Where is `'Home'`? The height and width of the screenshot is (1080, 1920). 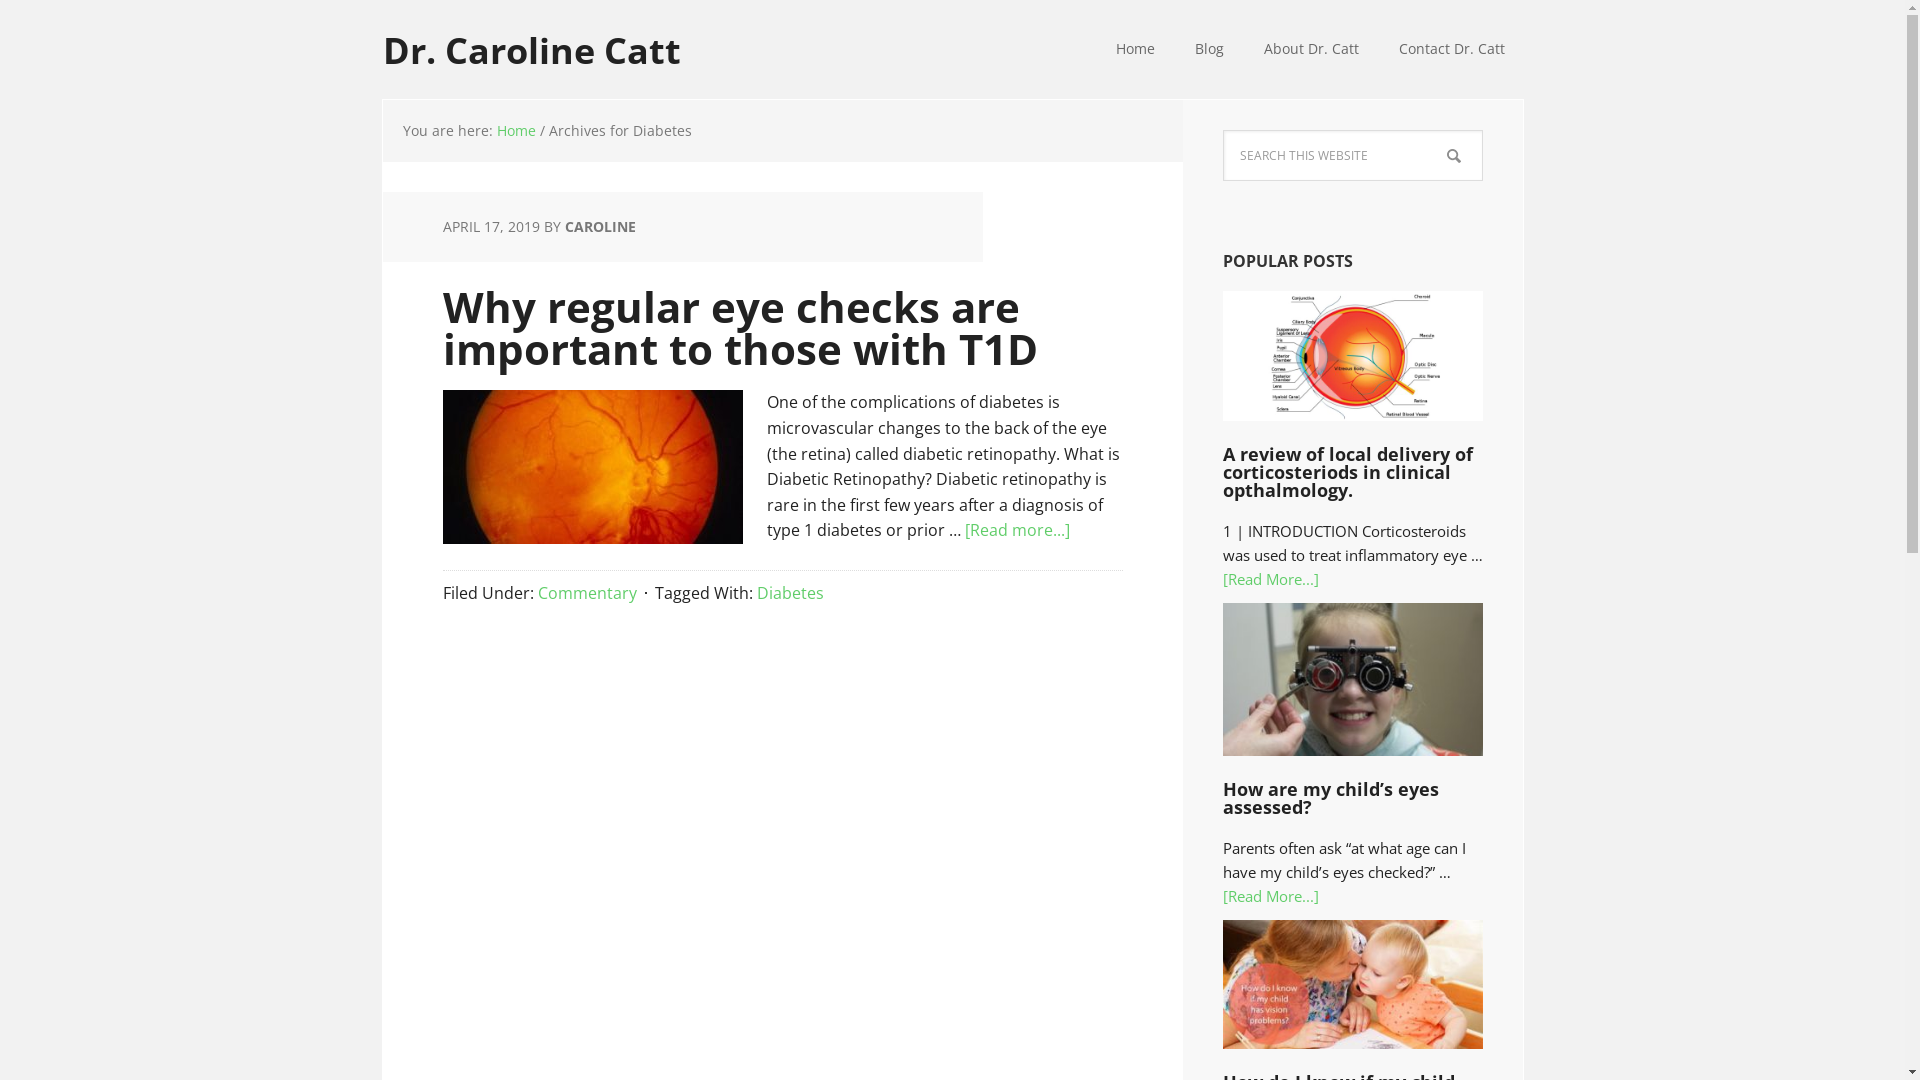
'Home' is located at coordinates (495, 130).